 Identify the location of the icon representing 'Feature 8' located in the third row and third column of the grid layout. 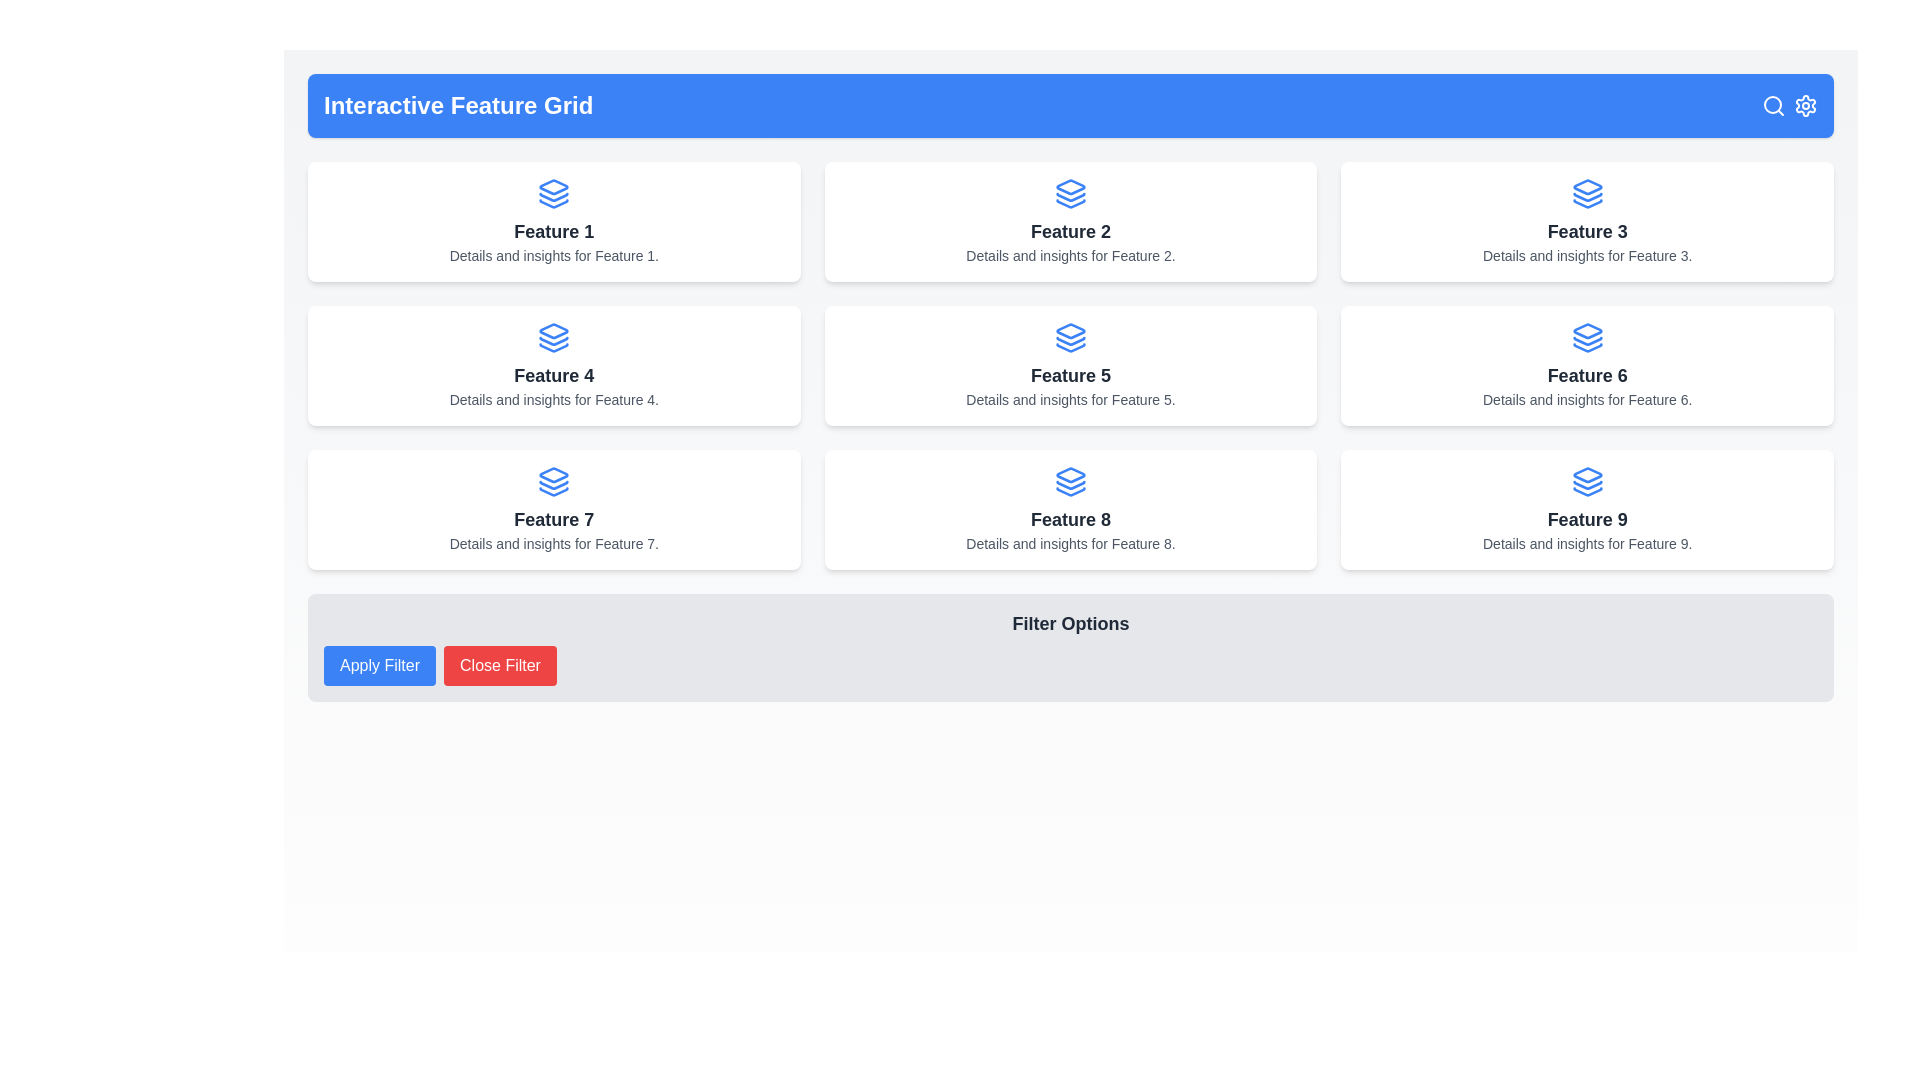
(1069, 482).